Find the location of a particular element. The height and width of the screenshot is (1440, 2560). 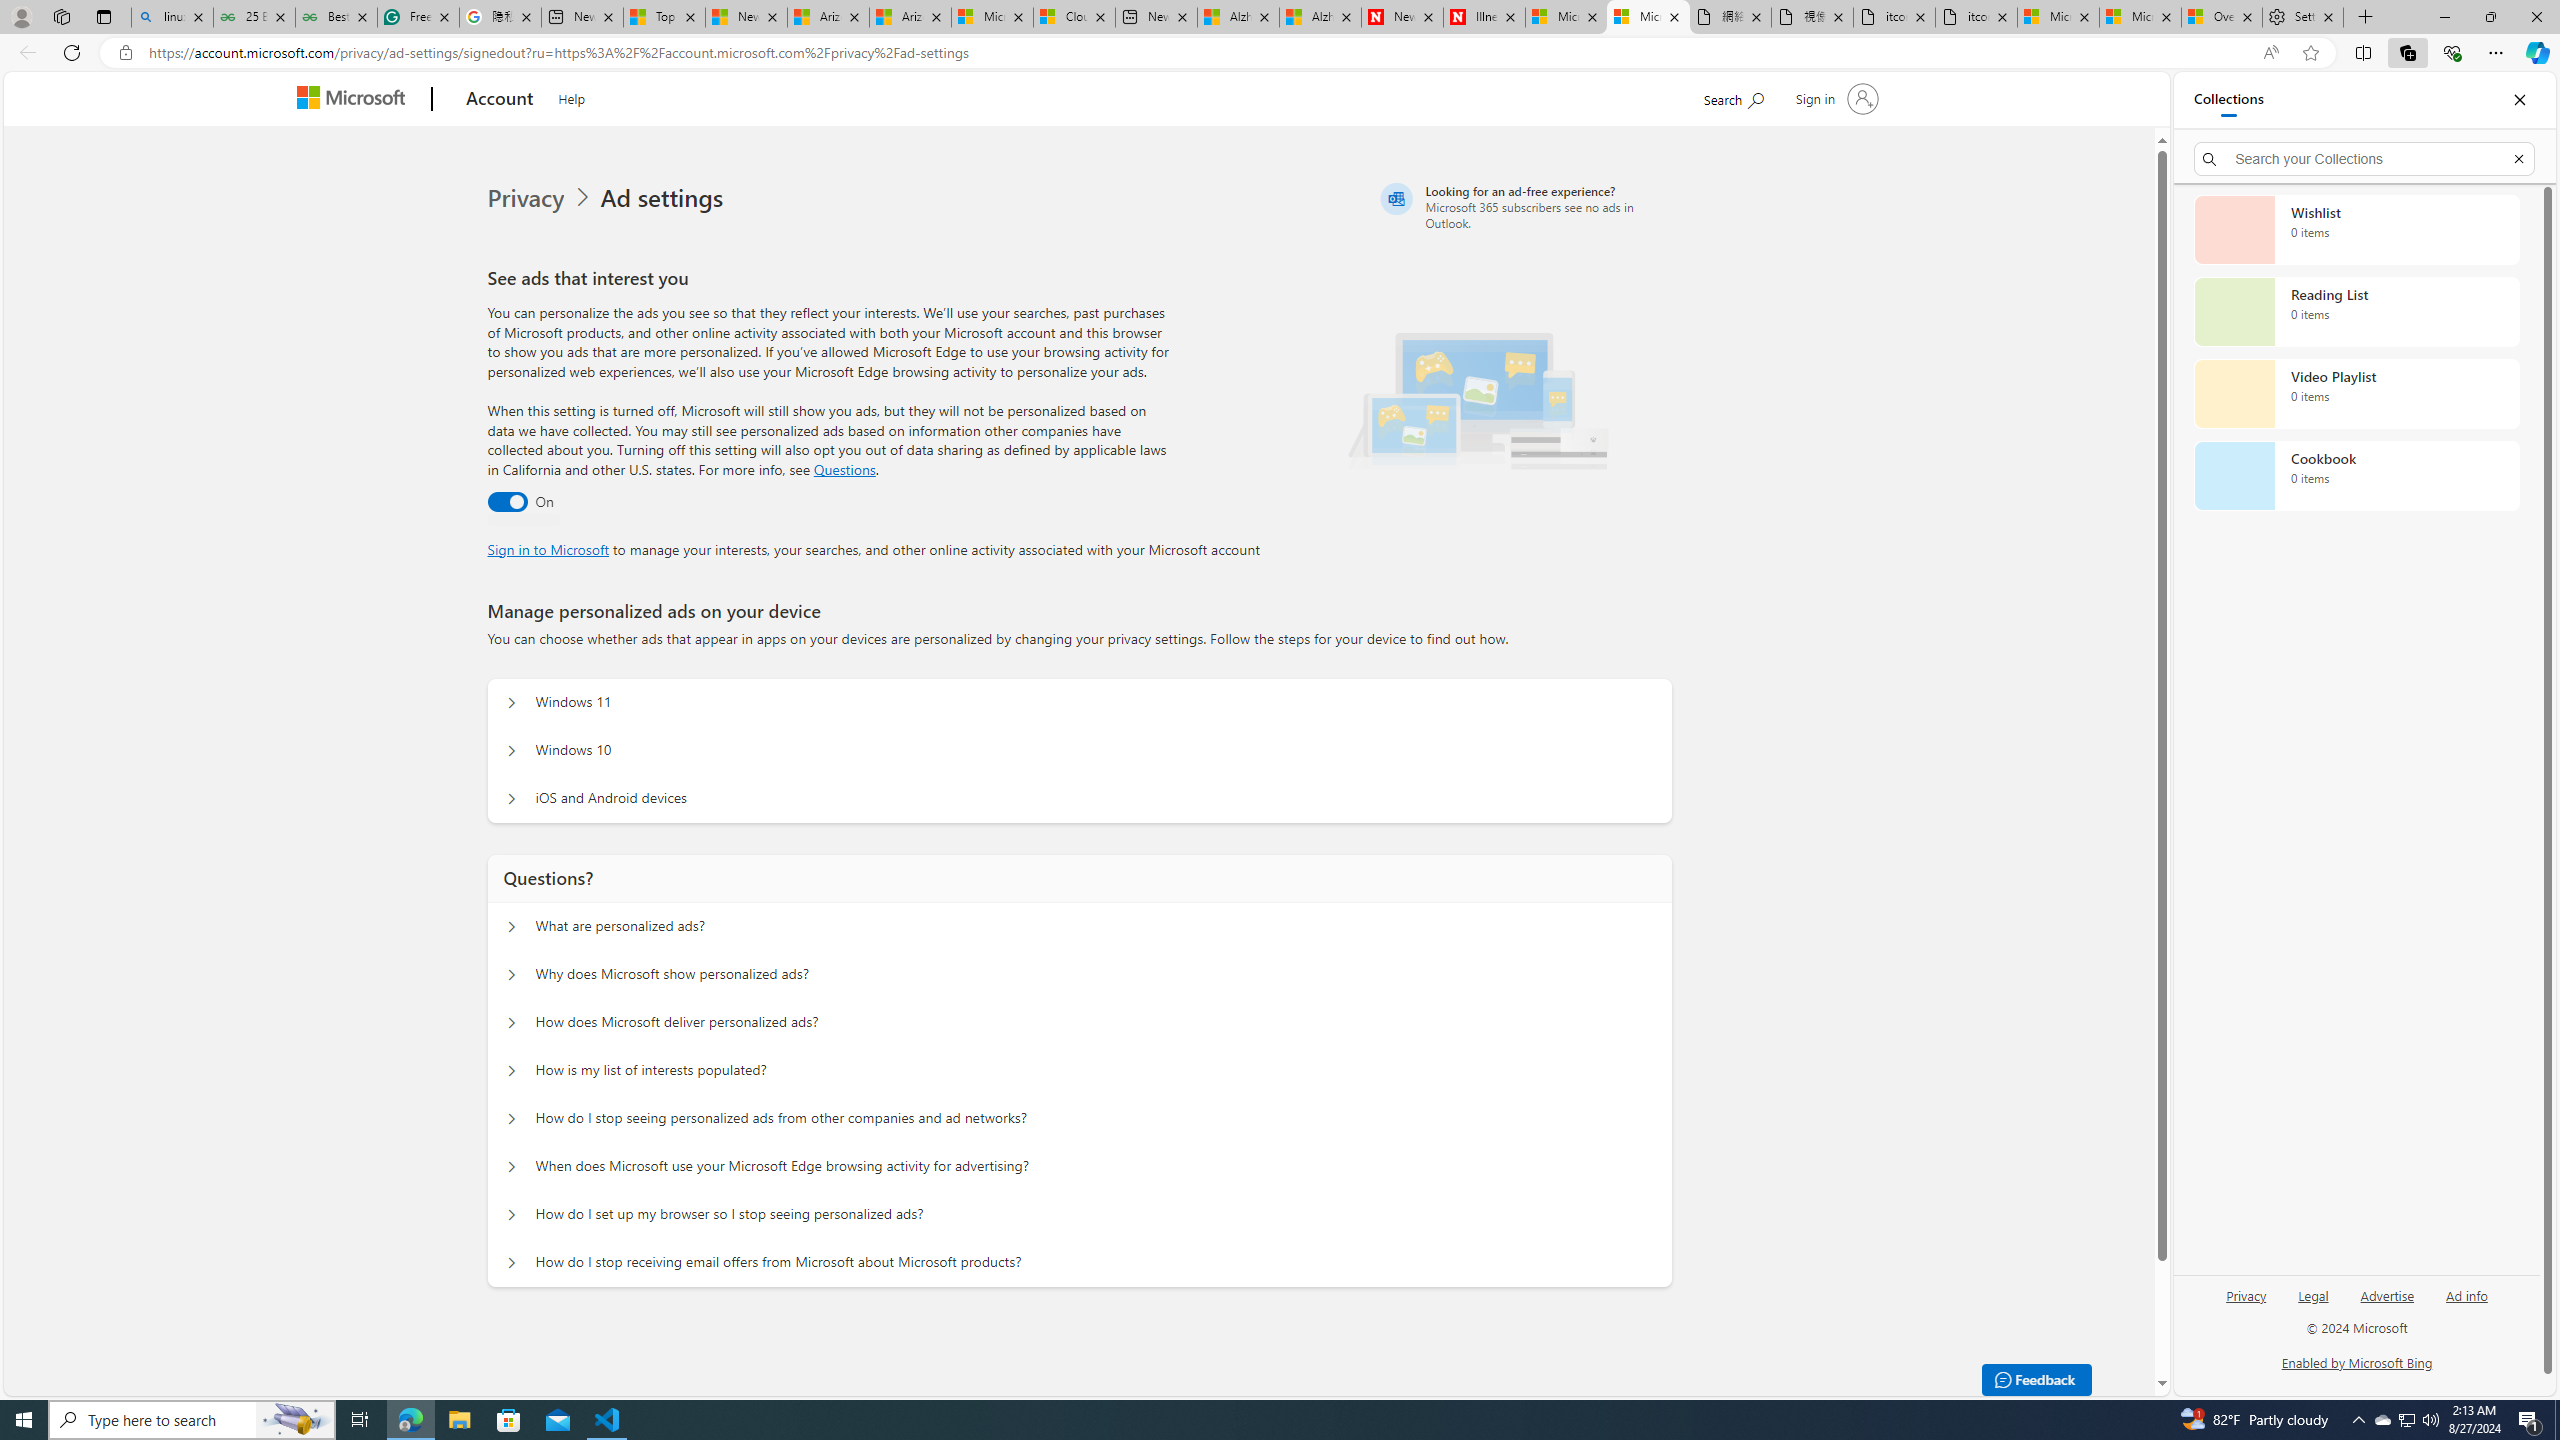

'Questions? How does Microsoft deliver personalized ads?' is located at coordinates (509, 1022).